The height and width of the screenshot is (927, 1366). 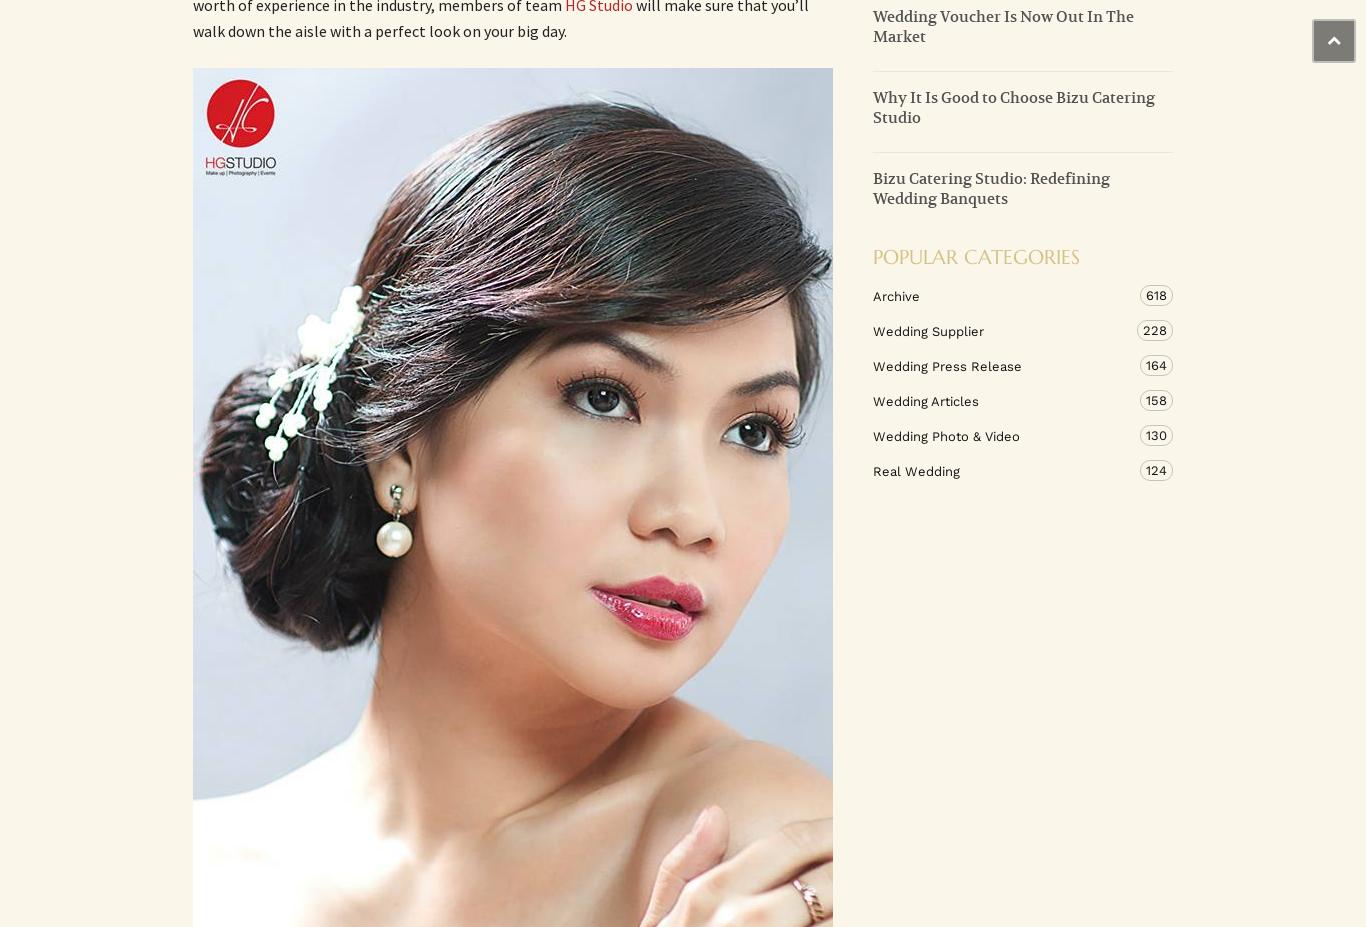 I want to click on 'Wedding Articles', so click(x=926, y=399).